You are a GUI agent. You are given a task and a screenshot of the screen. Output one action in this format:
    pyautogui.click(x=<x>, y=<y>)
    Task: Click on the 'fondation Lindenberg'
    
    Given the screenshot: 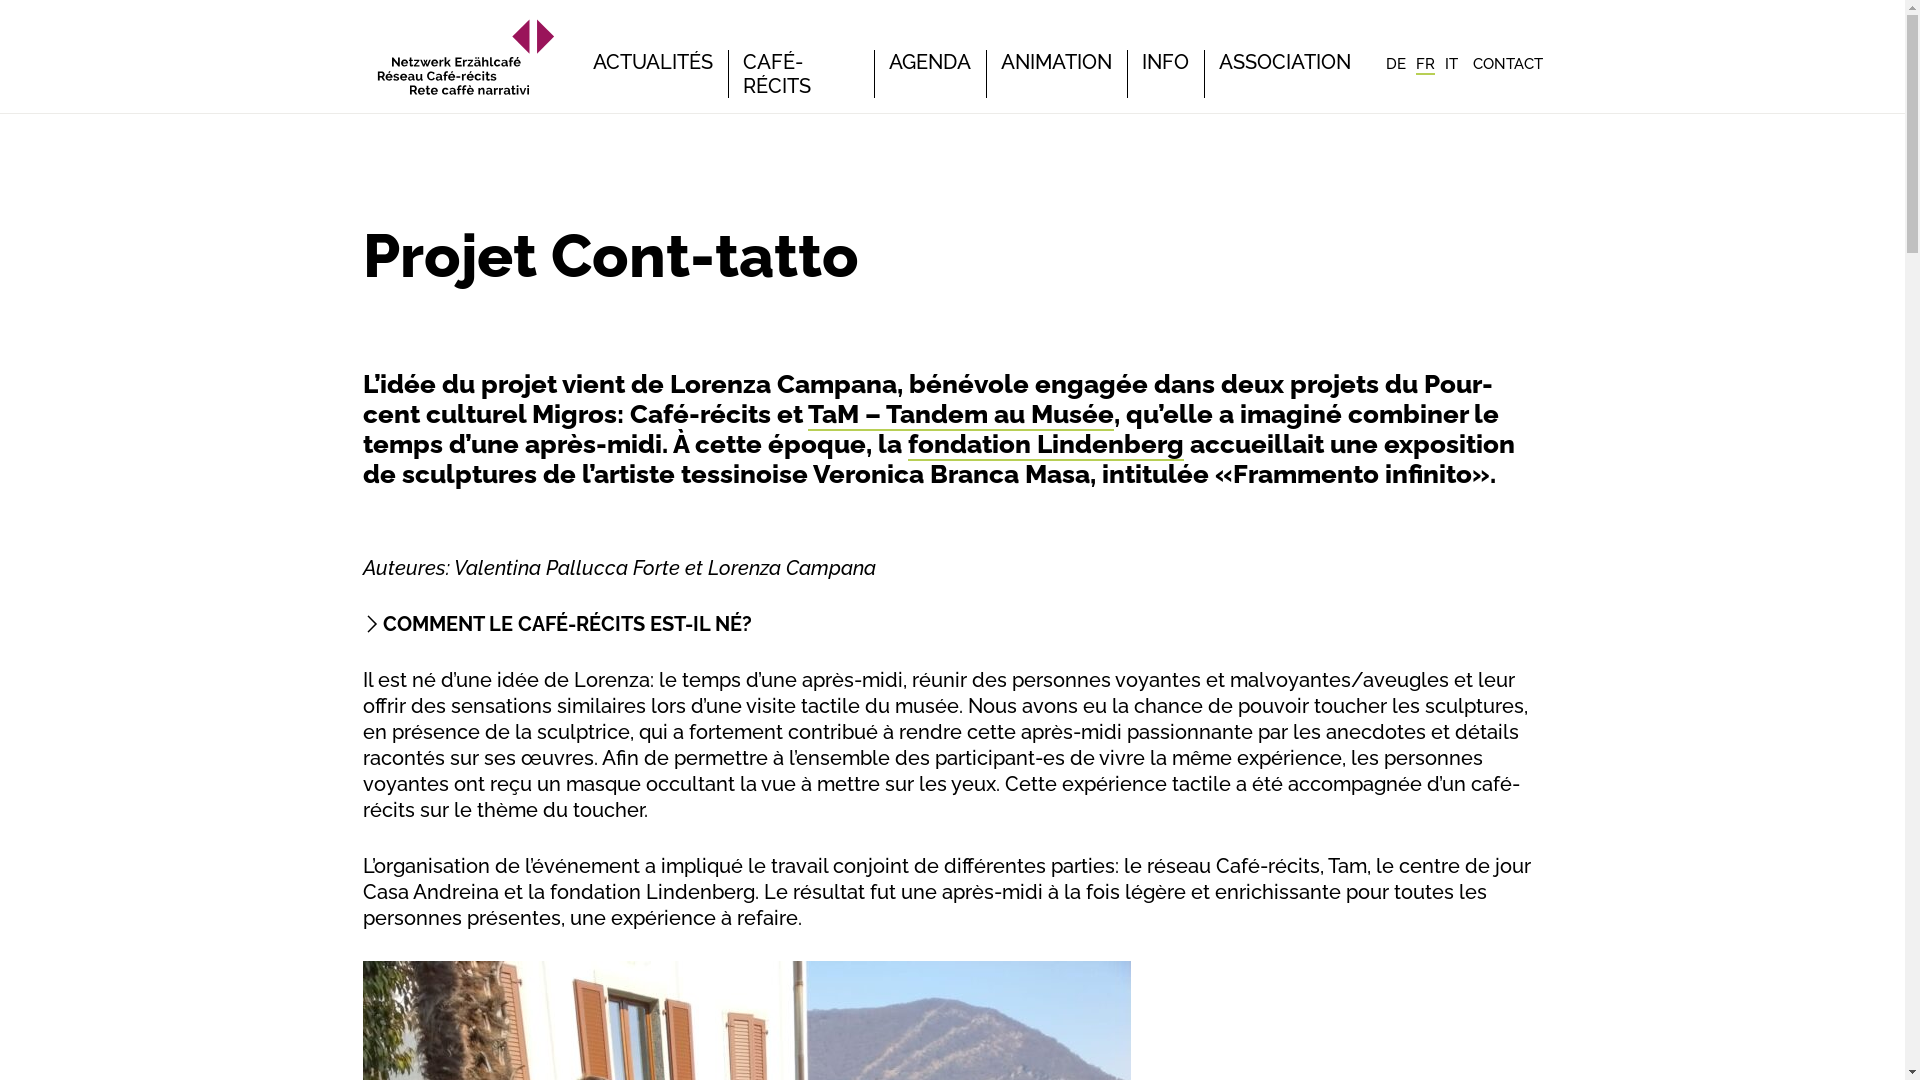 What is the action you would take?
    pyautogui.click(x=1045, y=443)
    